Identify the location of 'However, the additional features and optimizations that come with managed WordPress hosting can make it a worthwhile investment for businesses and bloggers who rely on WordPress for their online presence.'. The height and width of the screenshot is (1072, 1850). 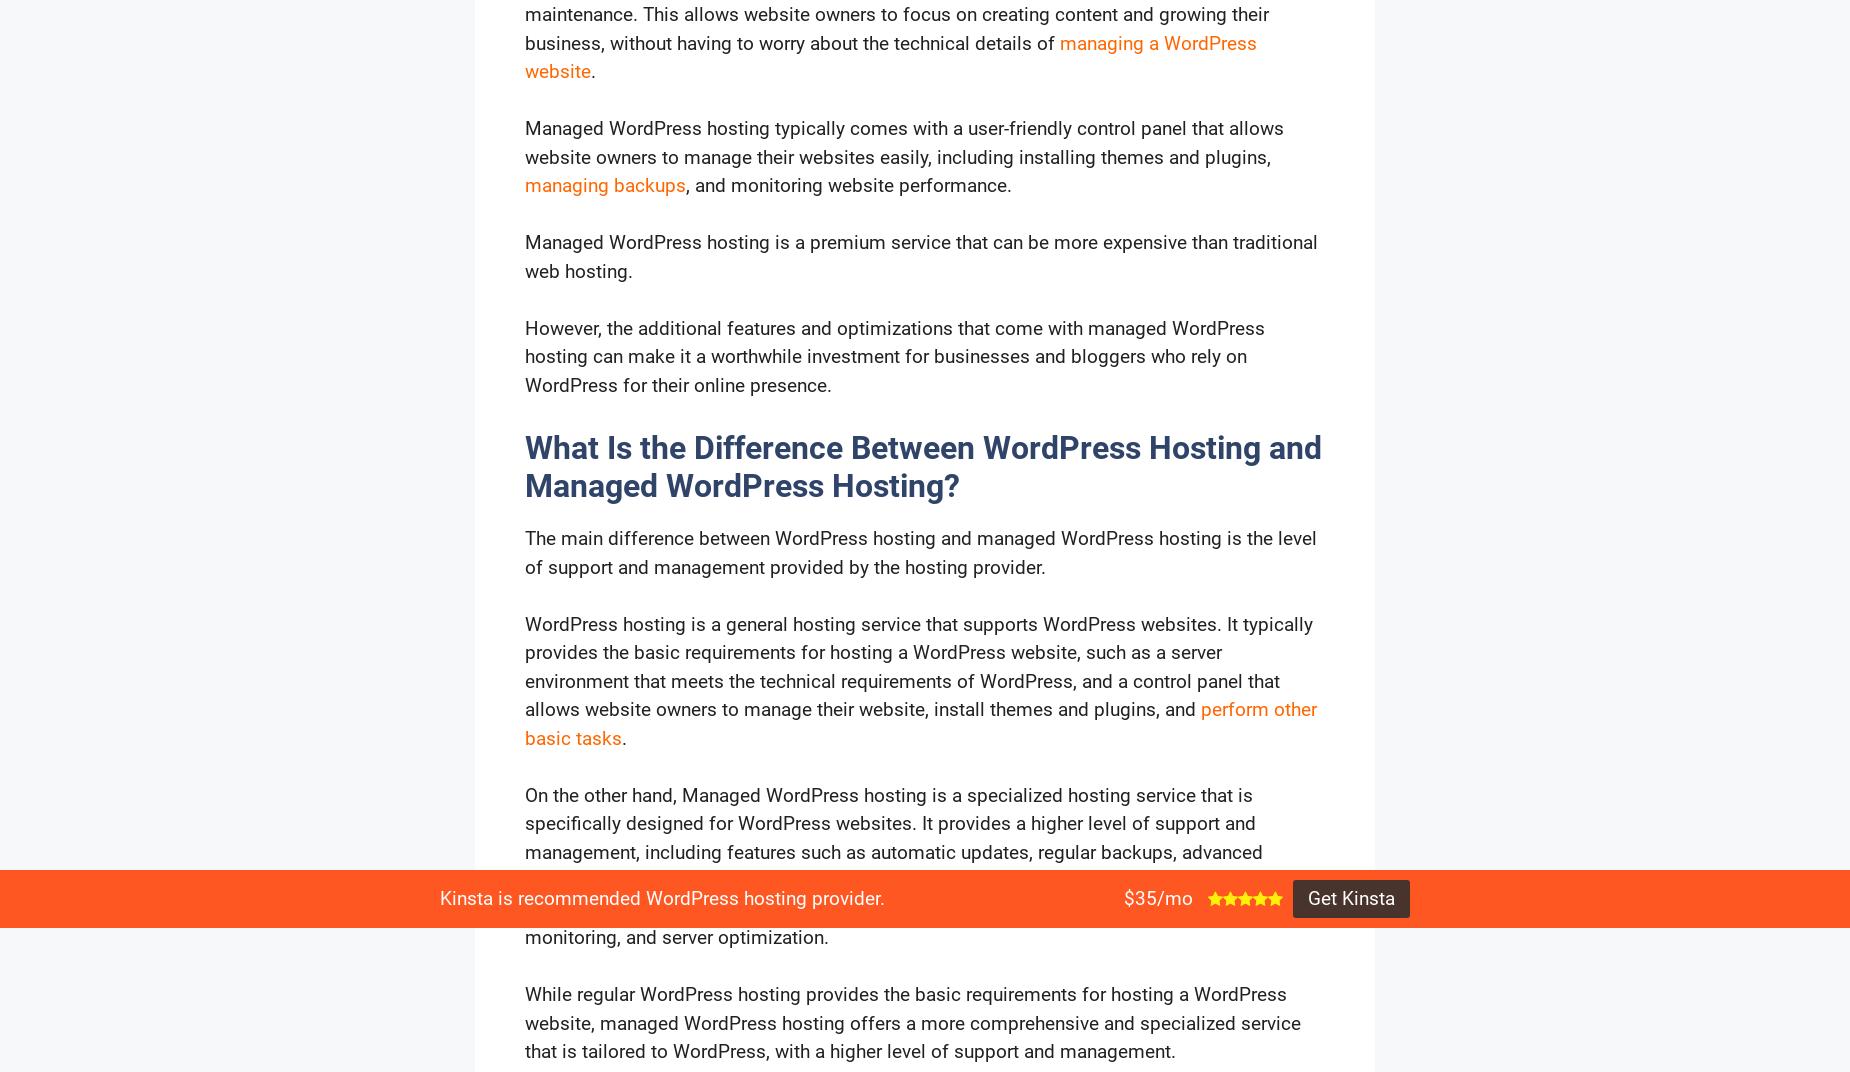
(895, 356).